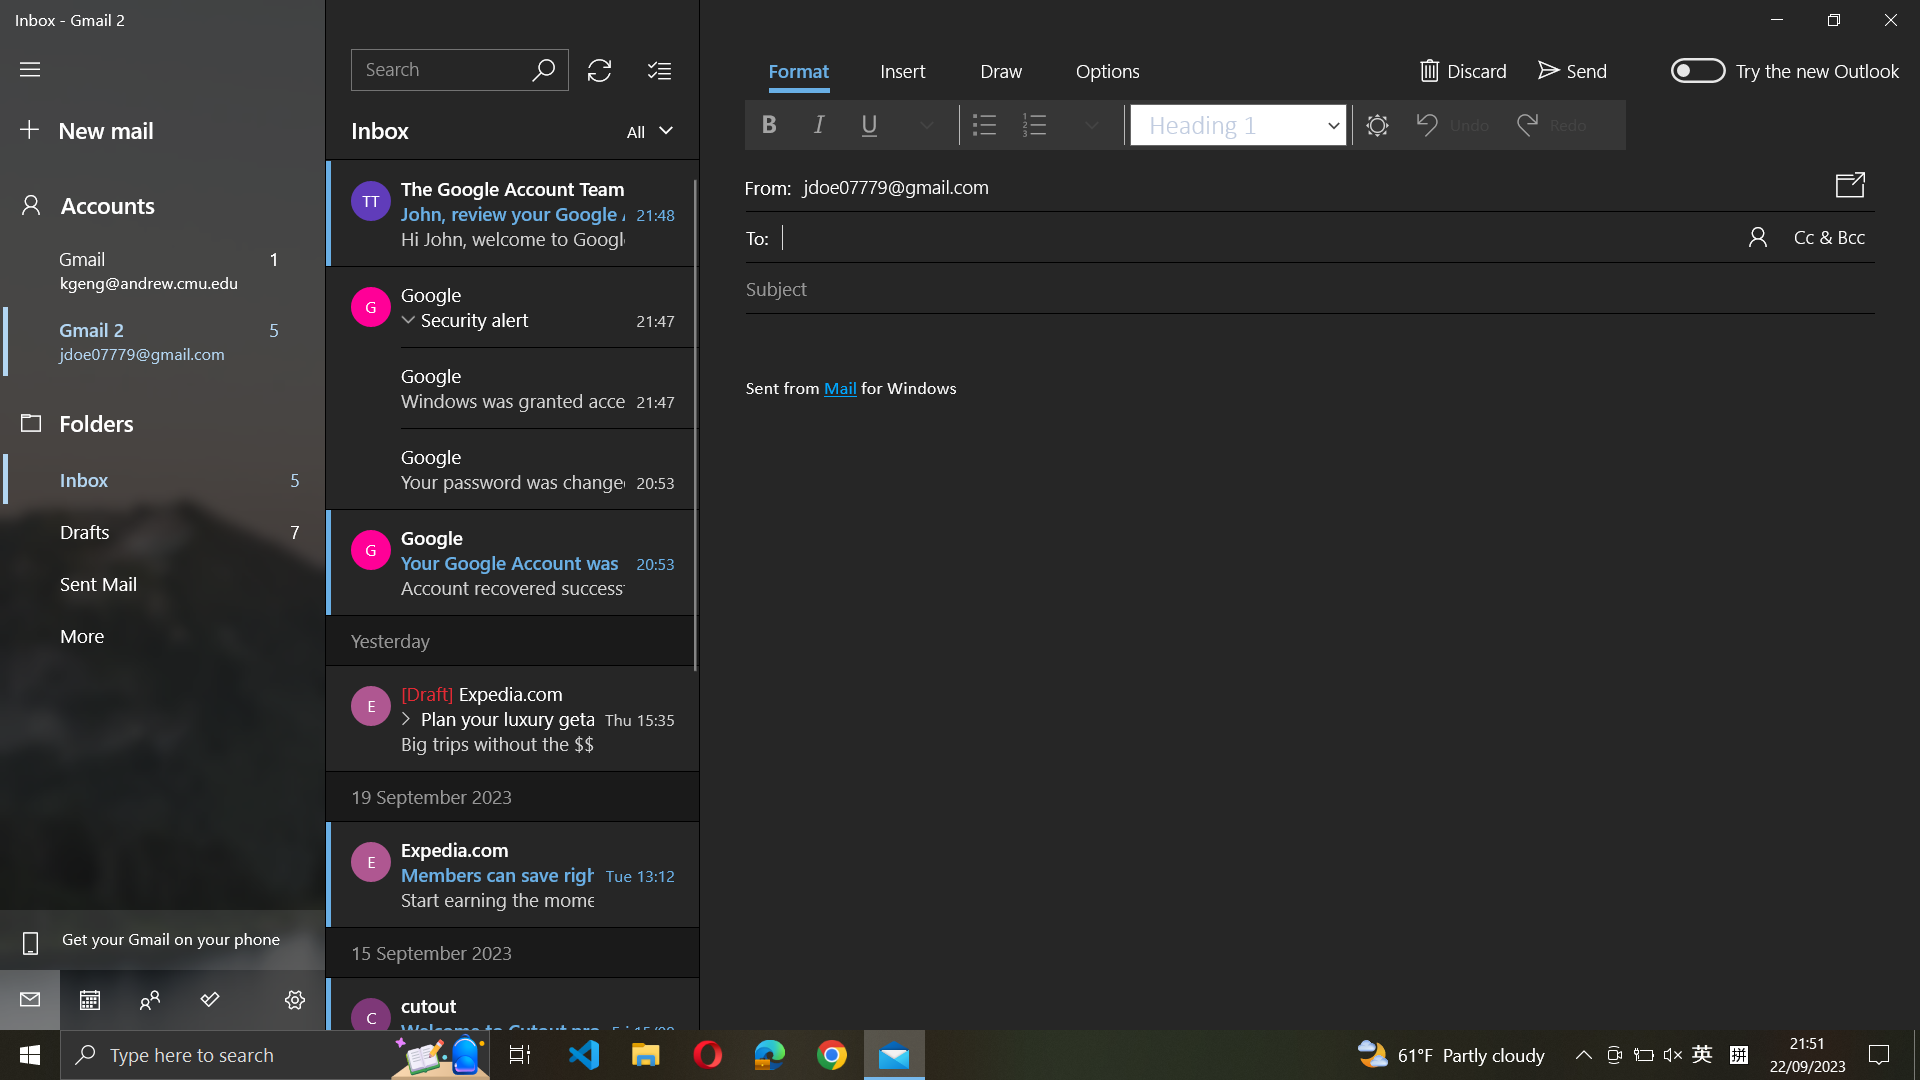  Describe the element at coordinates (767, 123) in the screenshot. I see `Change the text to bold format` at that location.